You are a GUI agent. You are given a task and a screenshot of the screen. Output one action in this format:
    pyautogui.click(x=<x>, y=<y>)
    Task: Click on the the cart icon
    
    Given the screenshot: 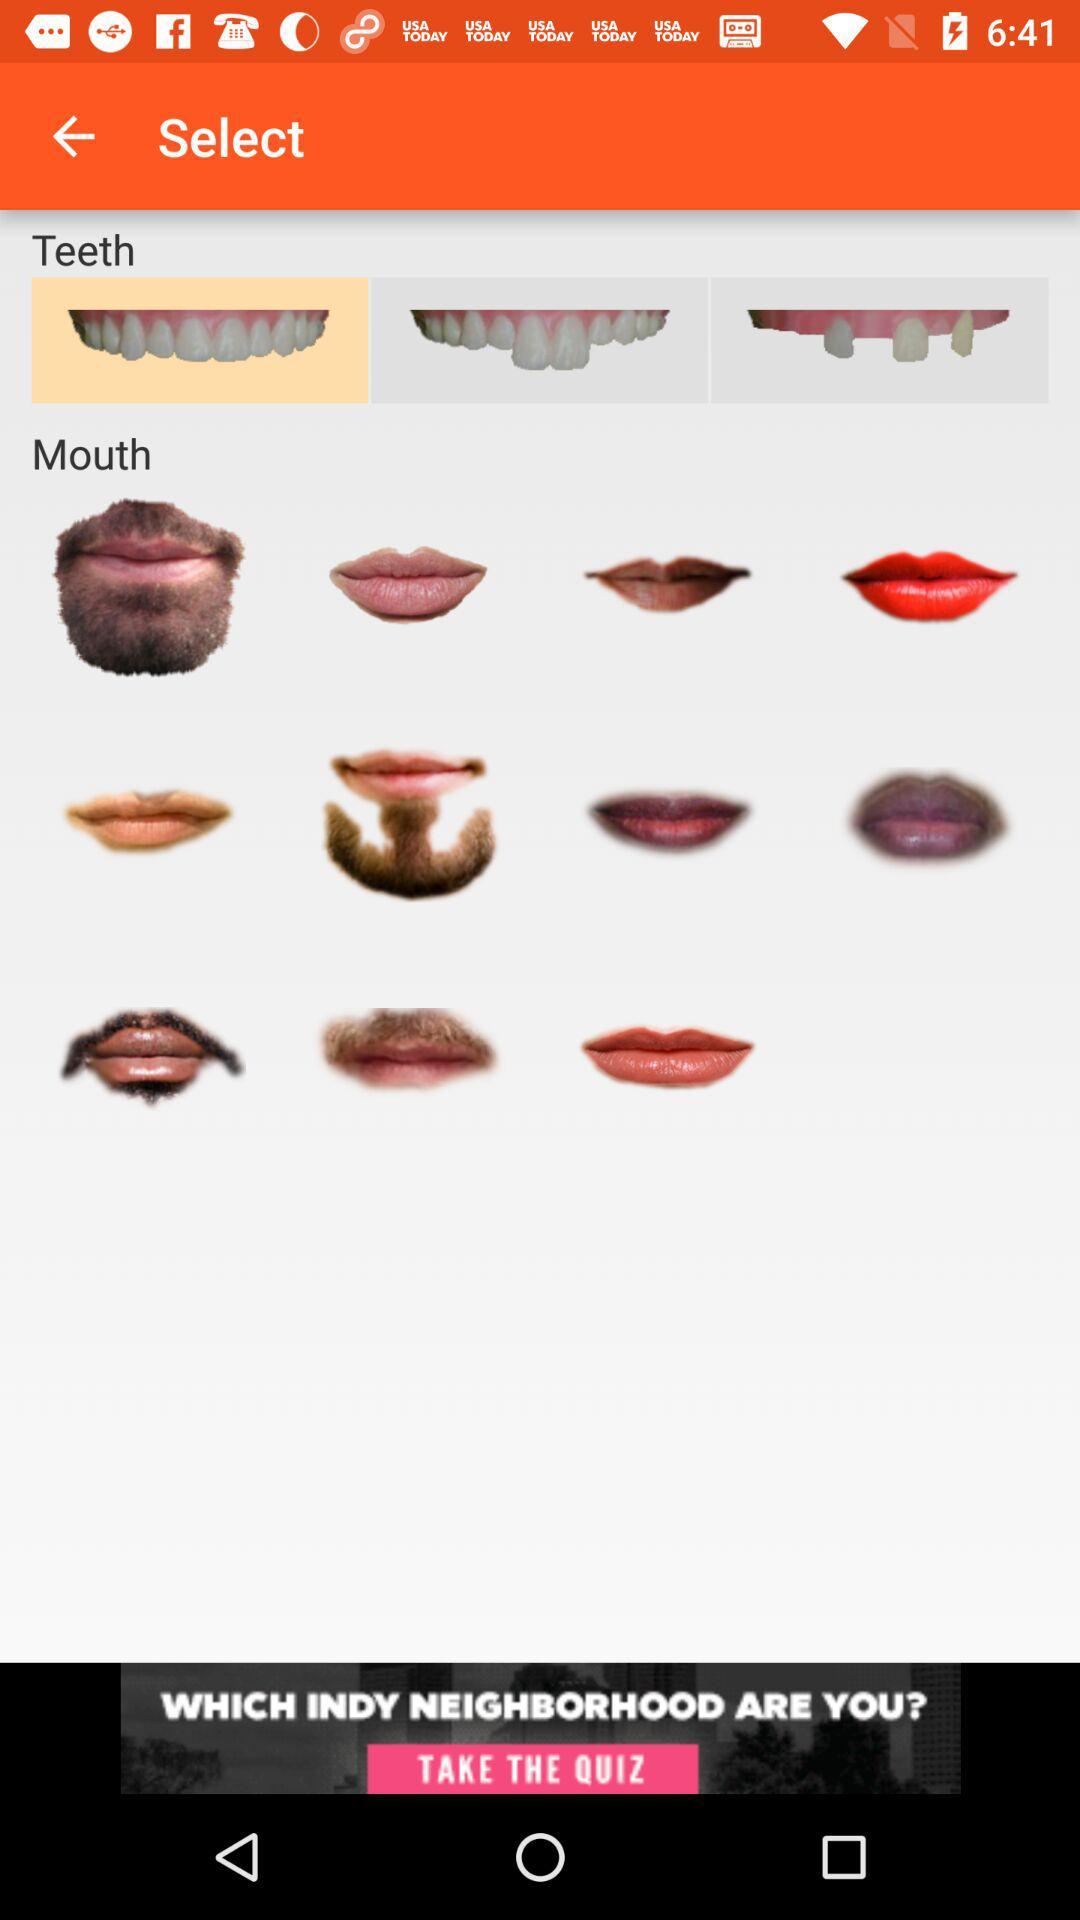 What is the action you would take?
    pyautogui.click(x=199, y=340)
    